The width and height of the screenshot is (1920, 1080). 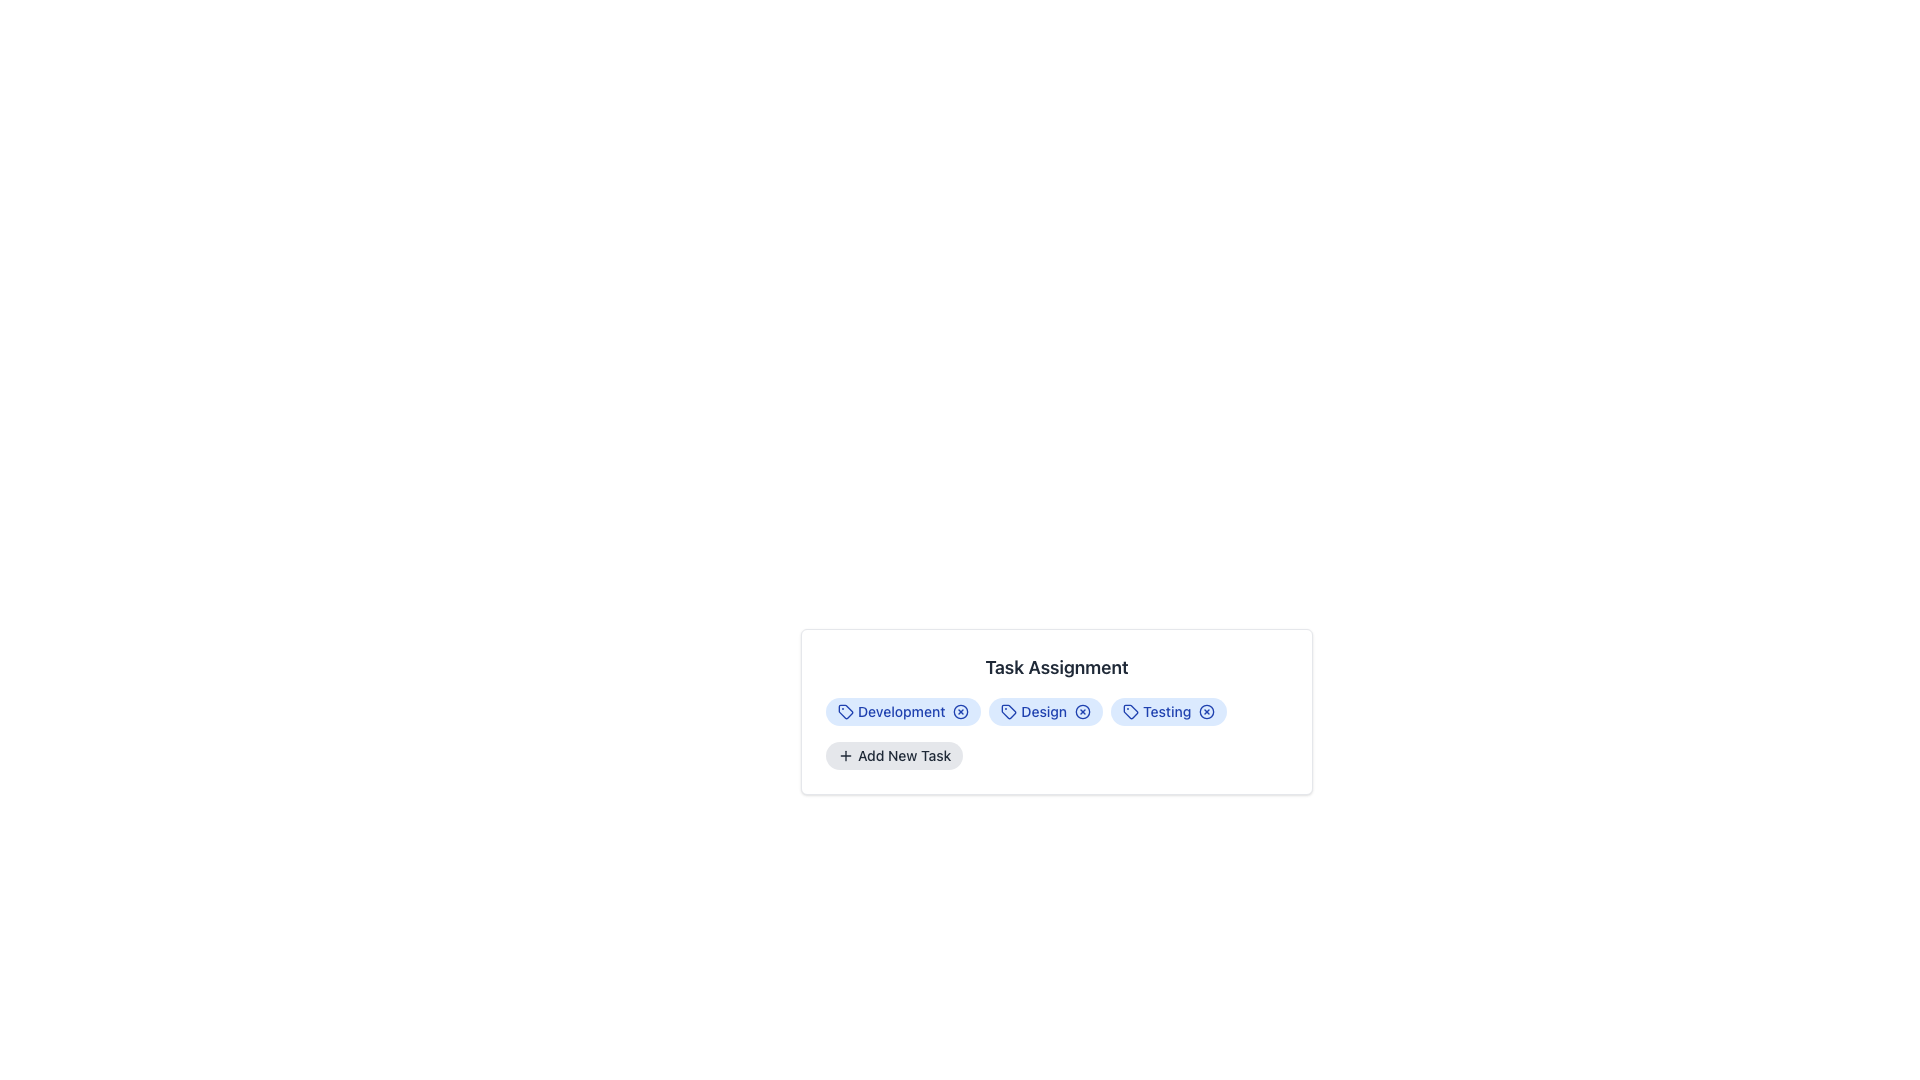 I want to click on the 'X' button on the 'Development' tag label, so click(x=902, y=711).